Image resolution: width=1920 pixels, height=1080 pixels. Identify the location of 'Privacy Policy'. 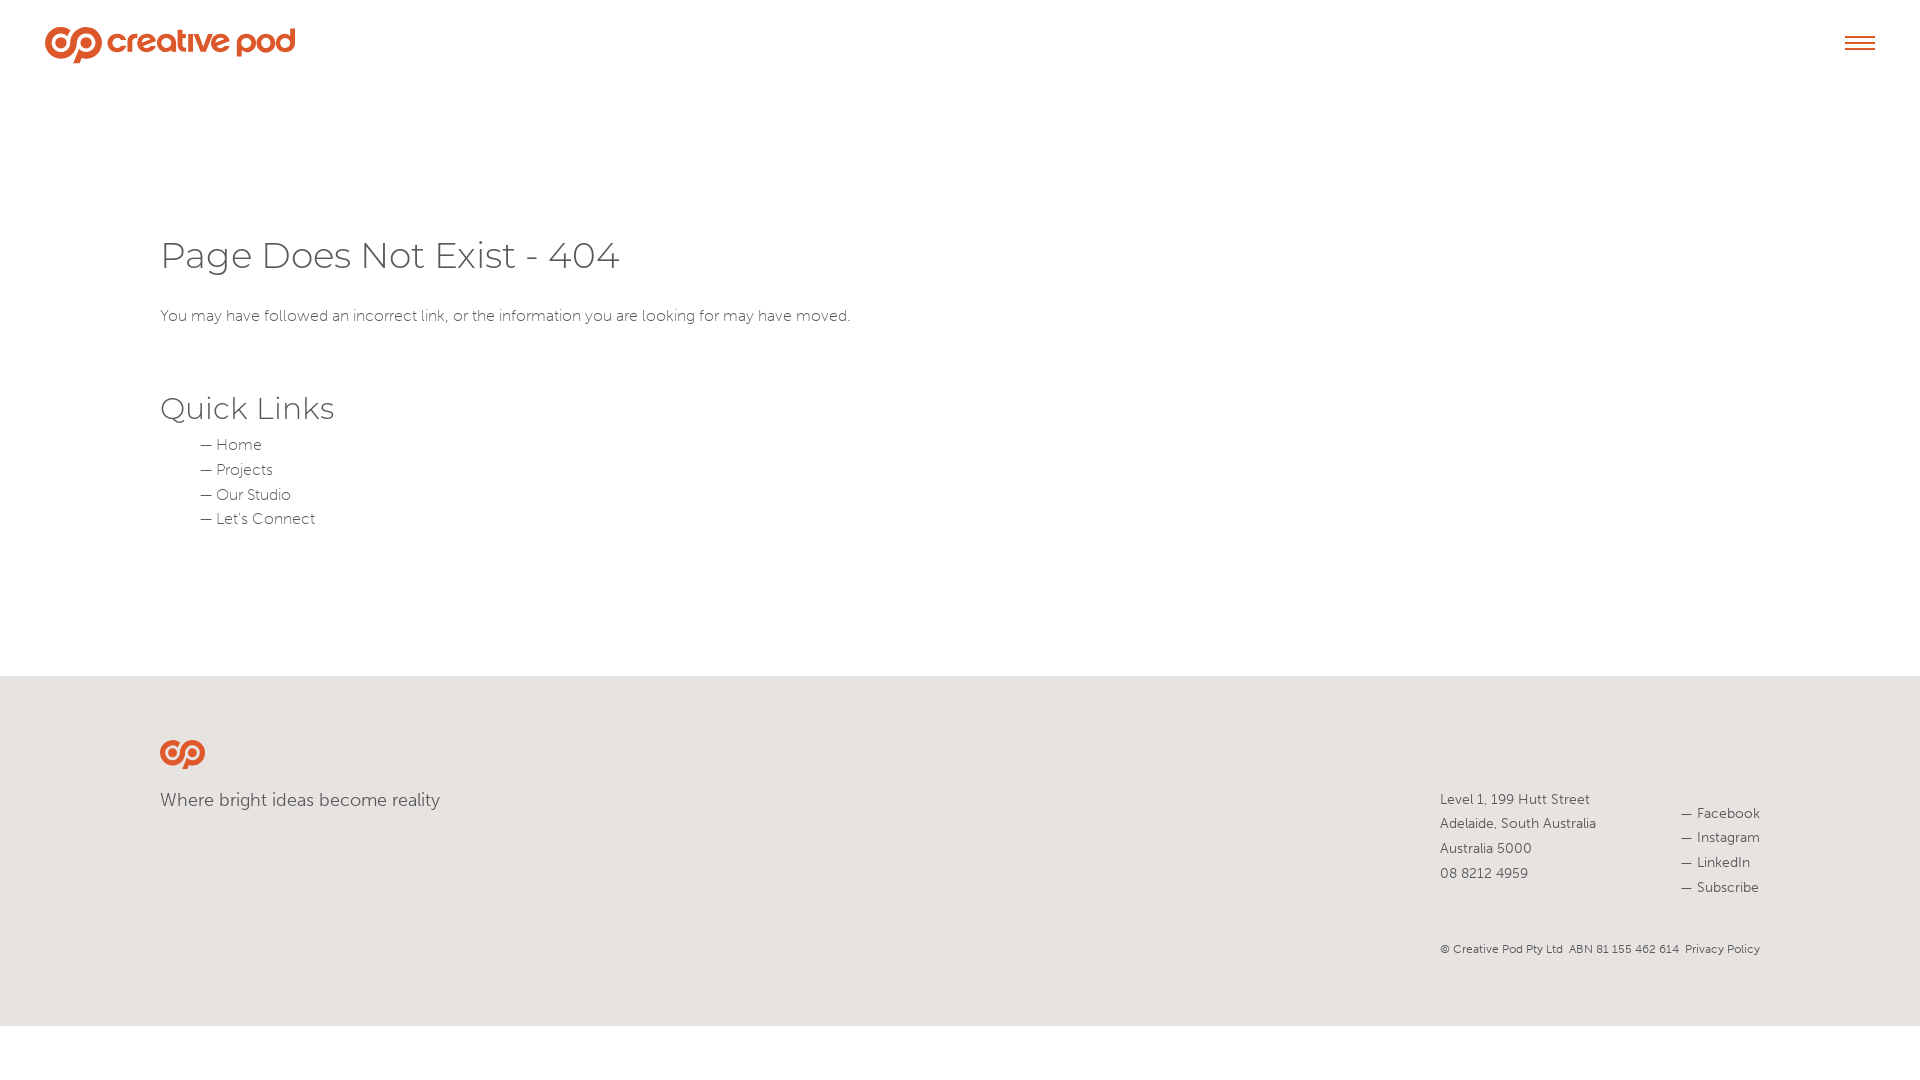
(1683, 947).